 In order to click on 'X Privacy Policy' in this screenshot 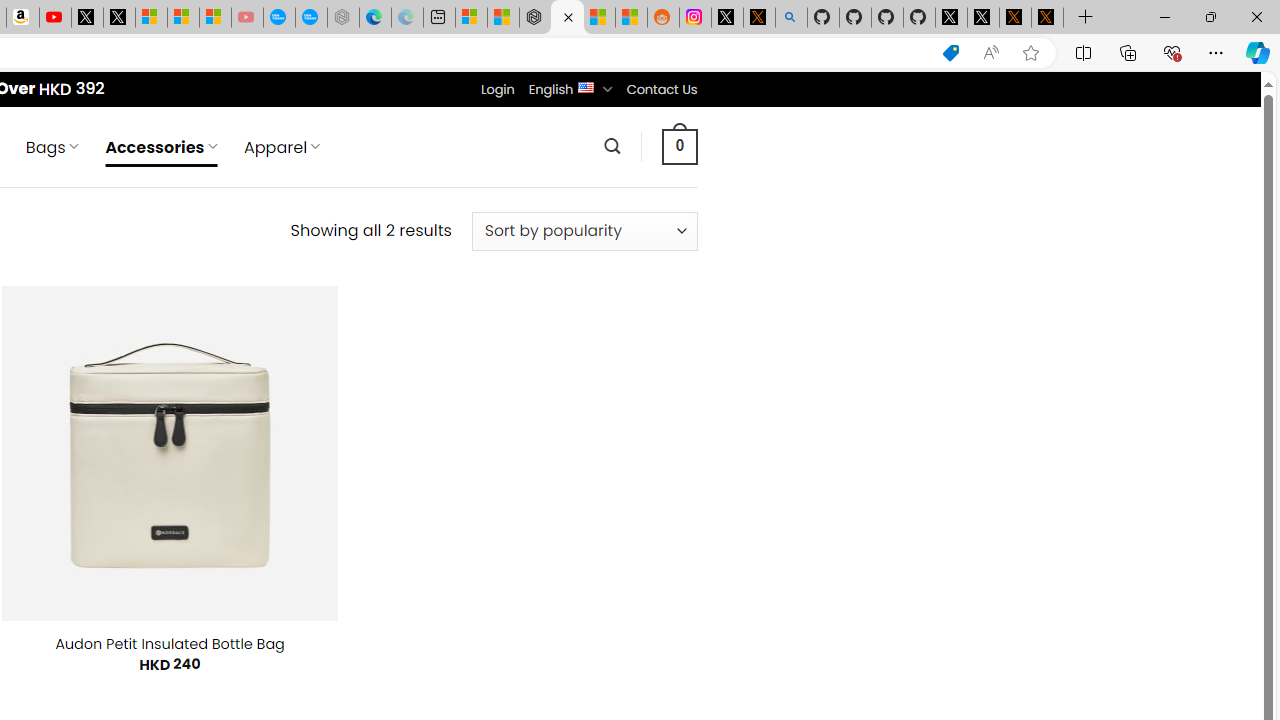, I will do `click(1046, 17)`.